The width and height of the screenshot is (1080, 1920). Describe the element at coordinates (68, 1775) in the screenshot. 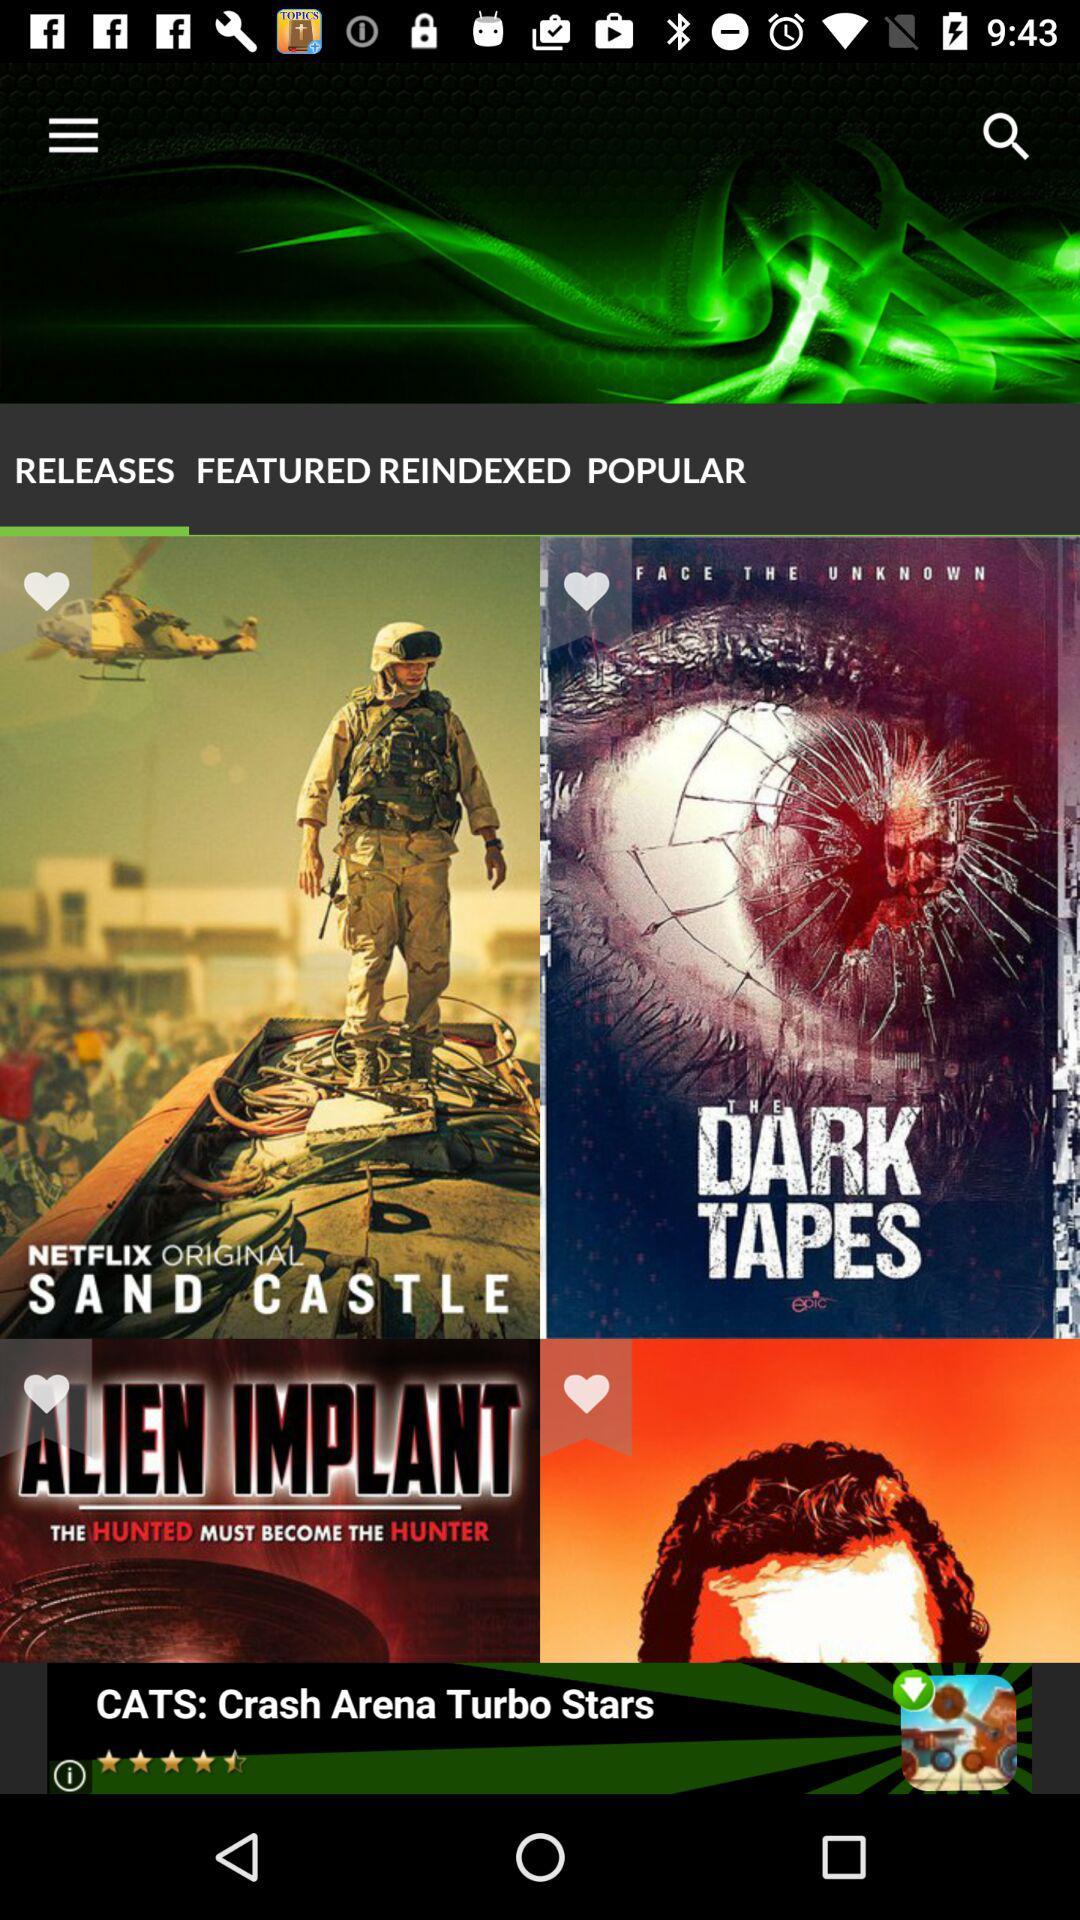

I see `the information icon which is on bottom of the page` at that location.